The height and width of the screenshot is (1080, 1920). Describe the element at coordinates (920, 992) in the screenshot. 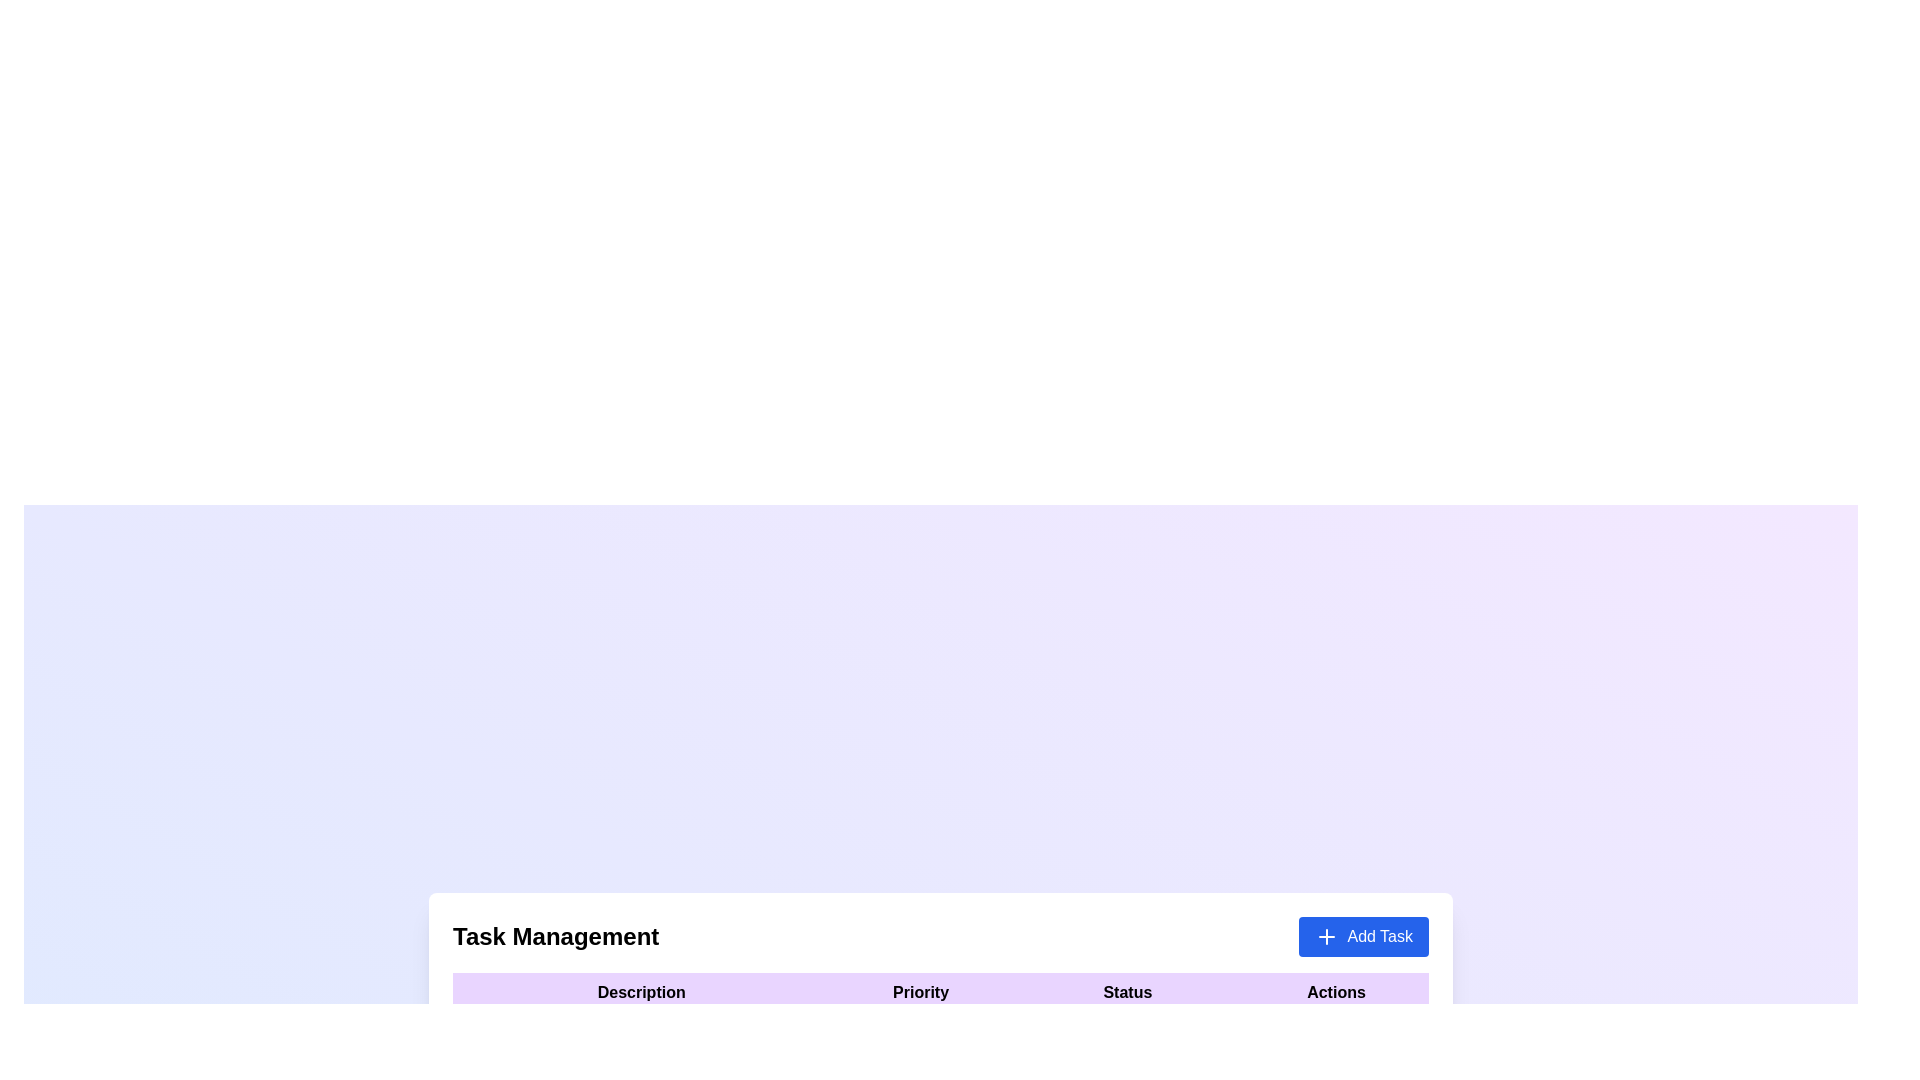

I see `the 'Priority' text label, which is a bold black font against a light purple background, positioned between the 'Description' and 'Status' labels` at that location.